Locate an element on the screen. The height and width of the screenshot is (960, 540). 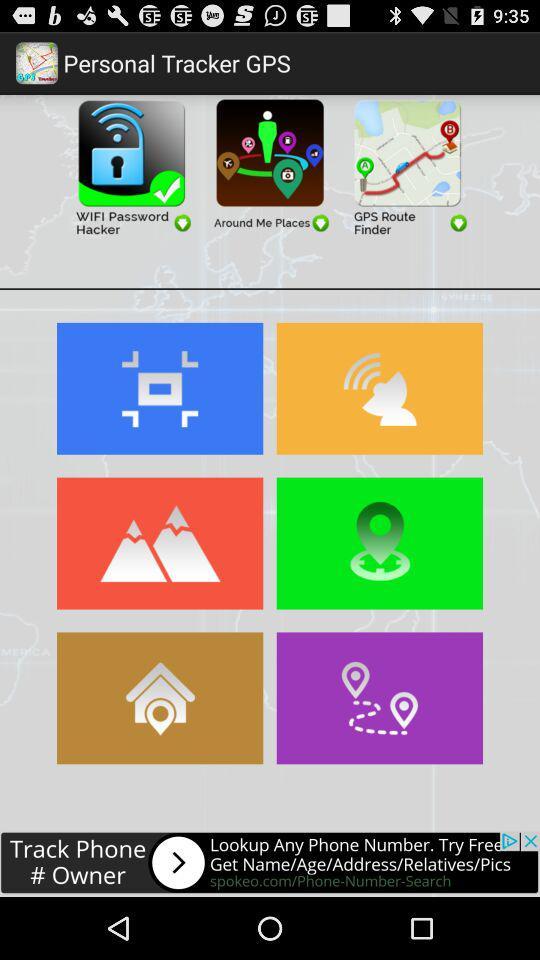
home button is located at coordinates (159, 698).